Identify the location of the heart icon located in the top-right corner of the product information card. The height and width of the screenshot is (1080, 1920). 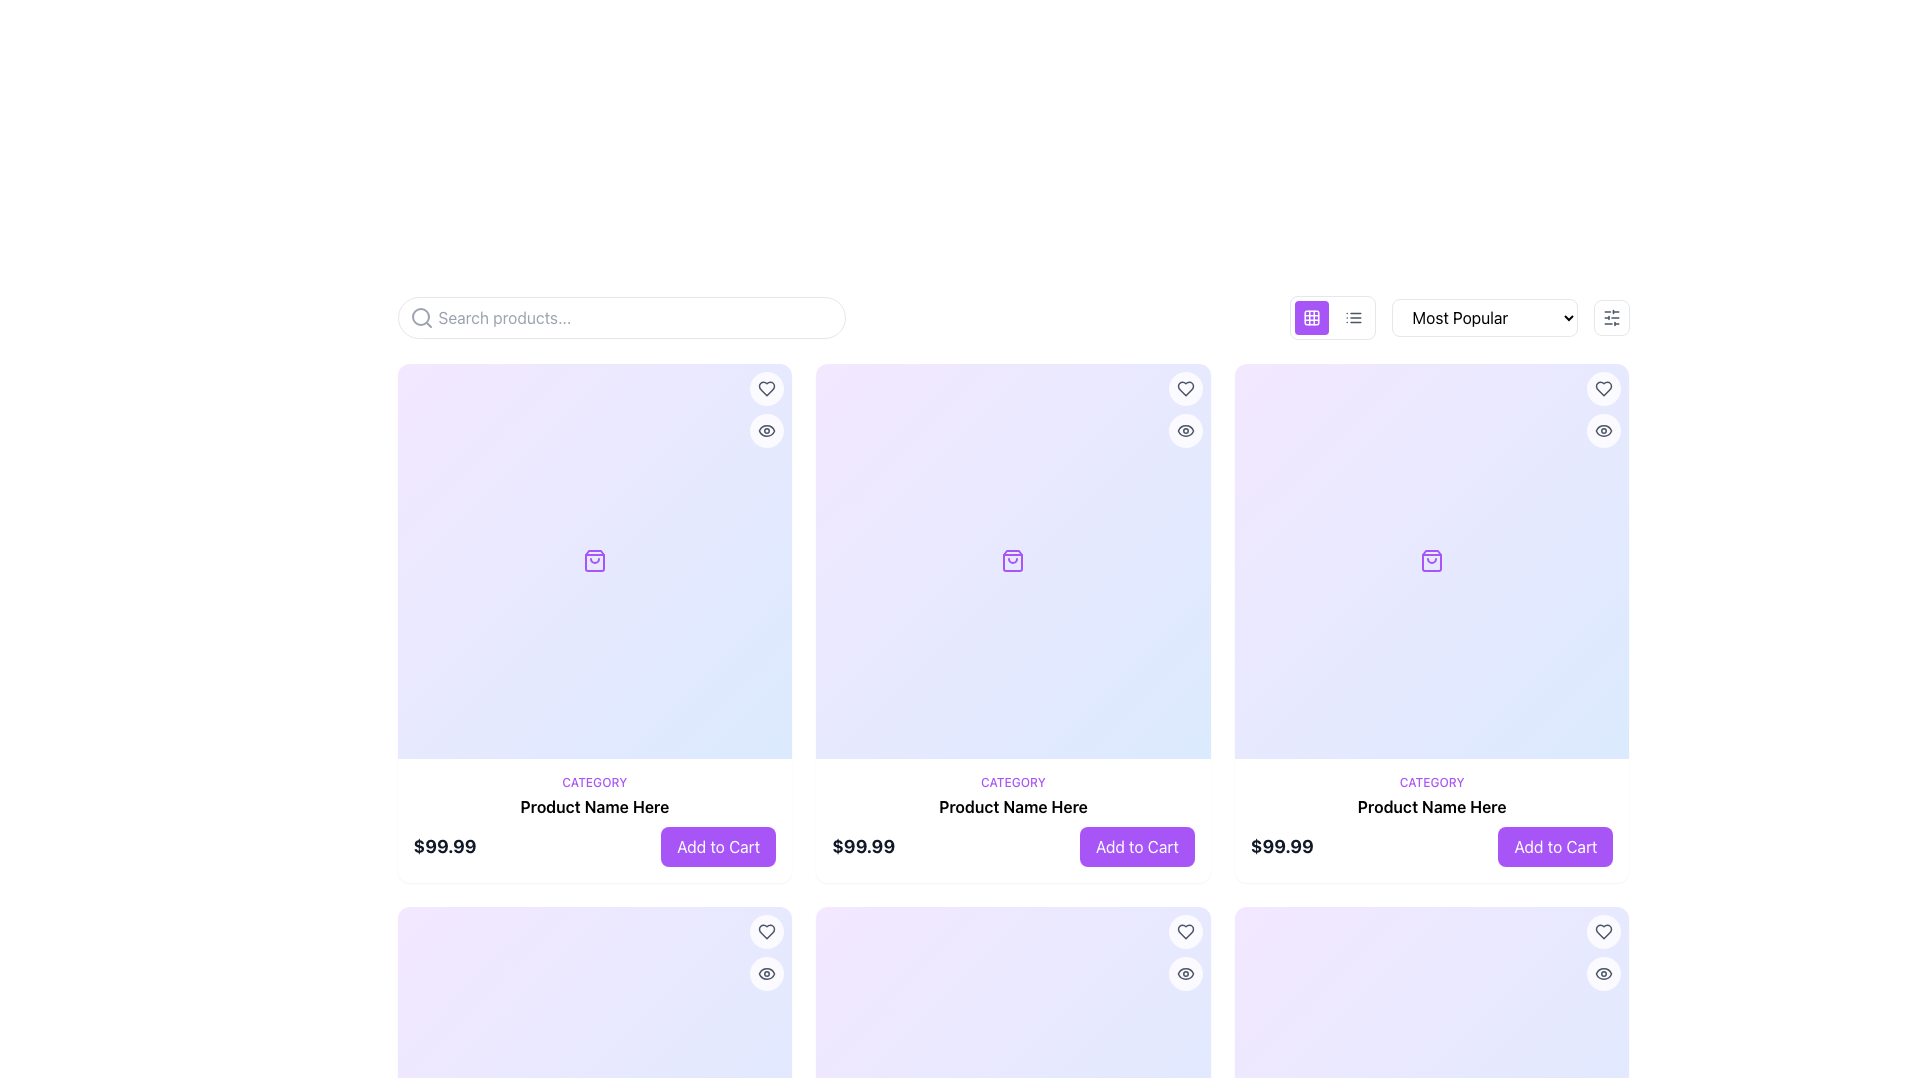
(1604, 389).